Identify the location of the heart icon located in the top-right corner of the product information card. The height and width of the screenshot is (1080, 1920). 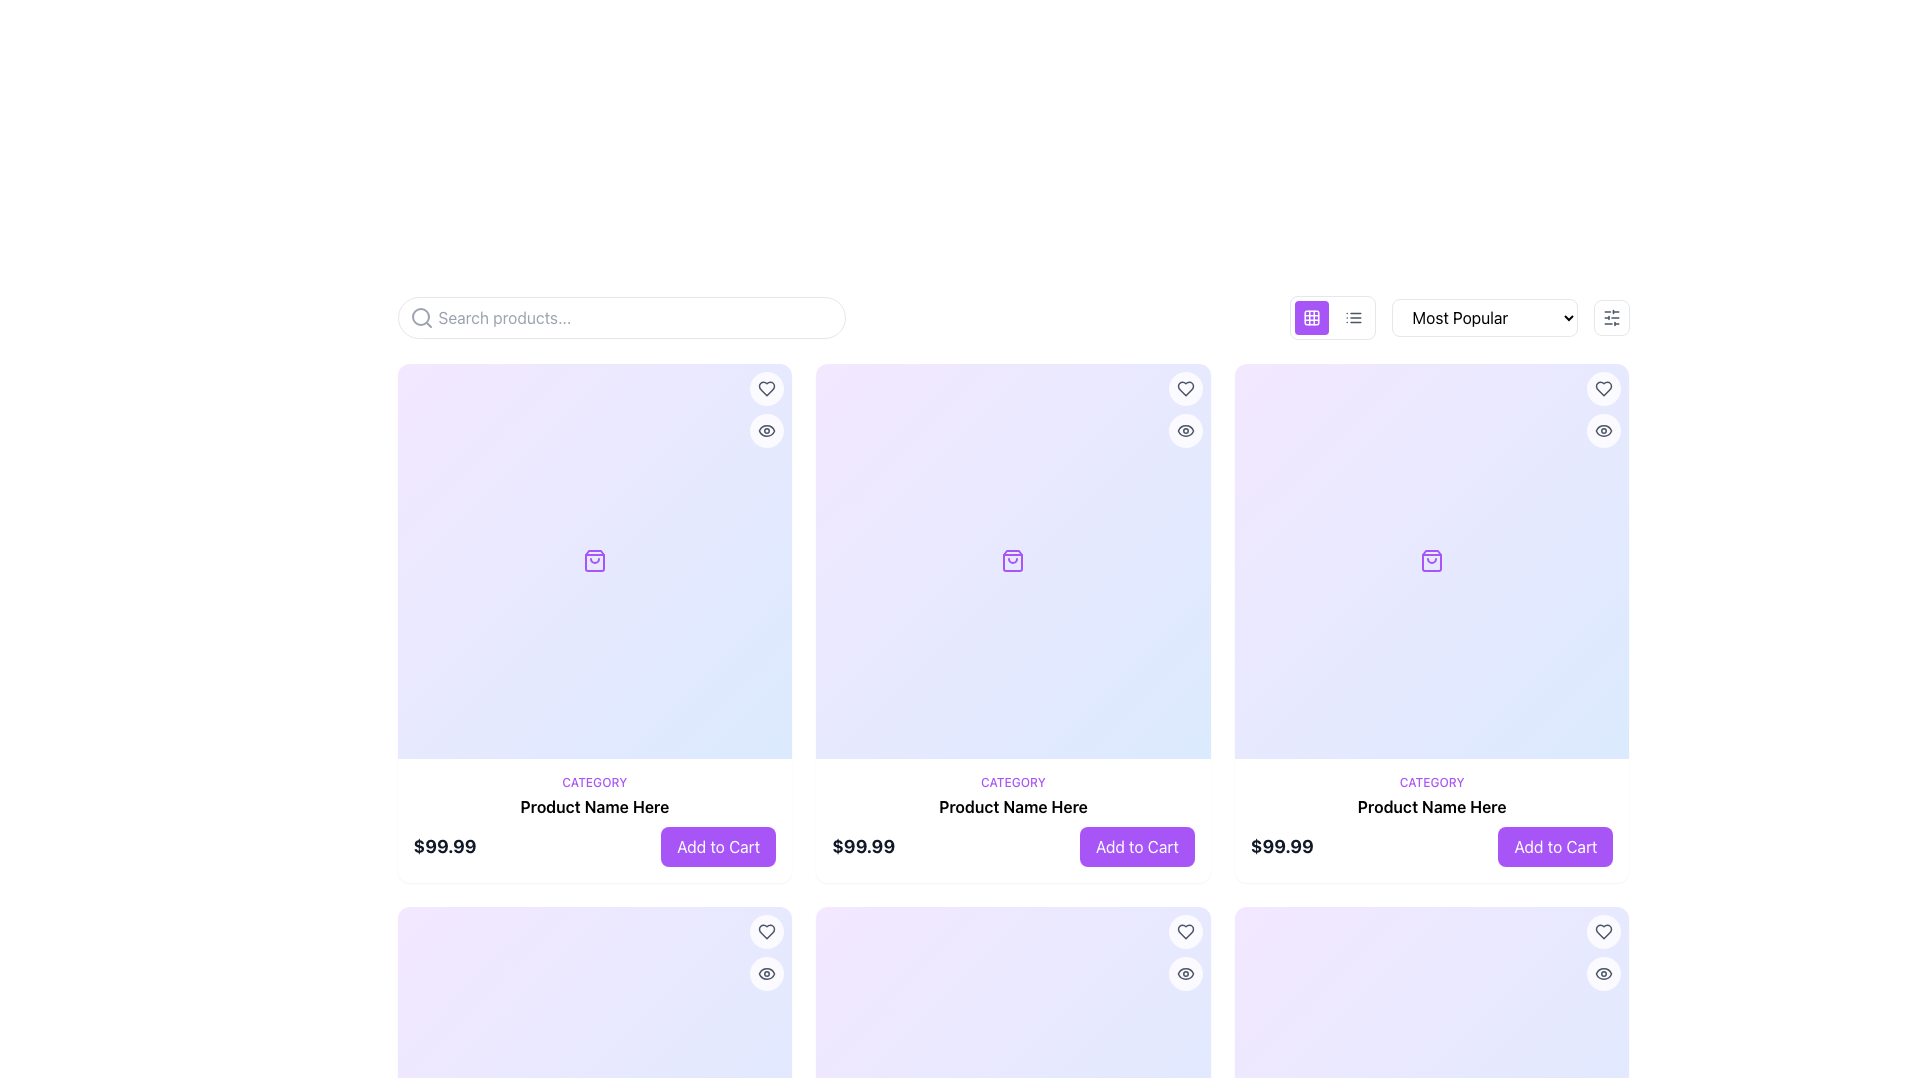
(1604, 389).